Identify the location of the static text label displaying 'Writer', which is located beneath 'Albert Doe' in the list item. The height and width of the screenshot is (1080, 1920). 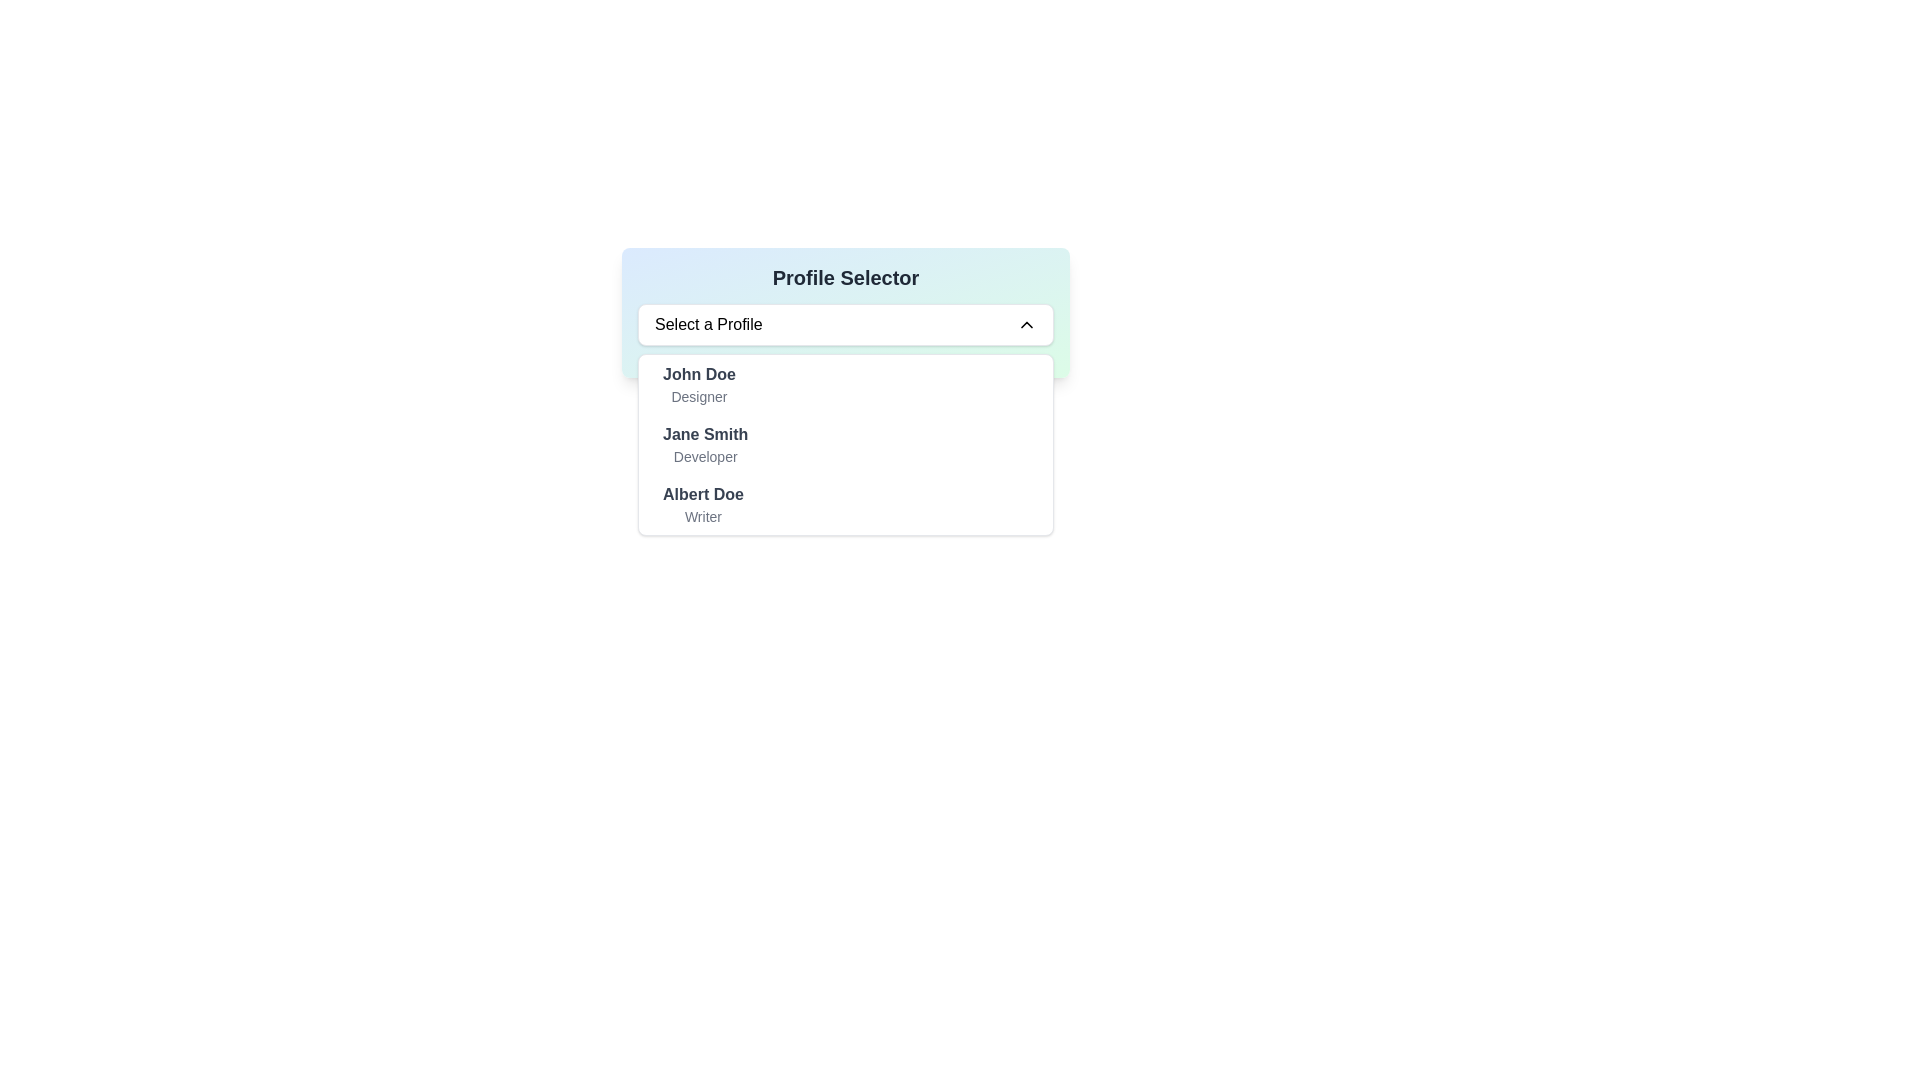
(703, 515).